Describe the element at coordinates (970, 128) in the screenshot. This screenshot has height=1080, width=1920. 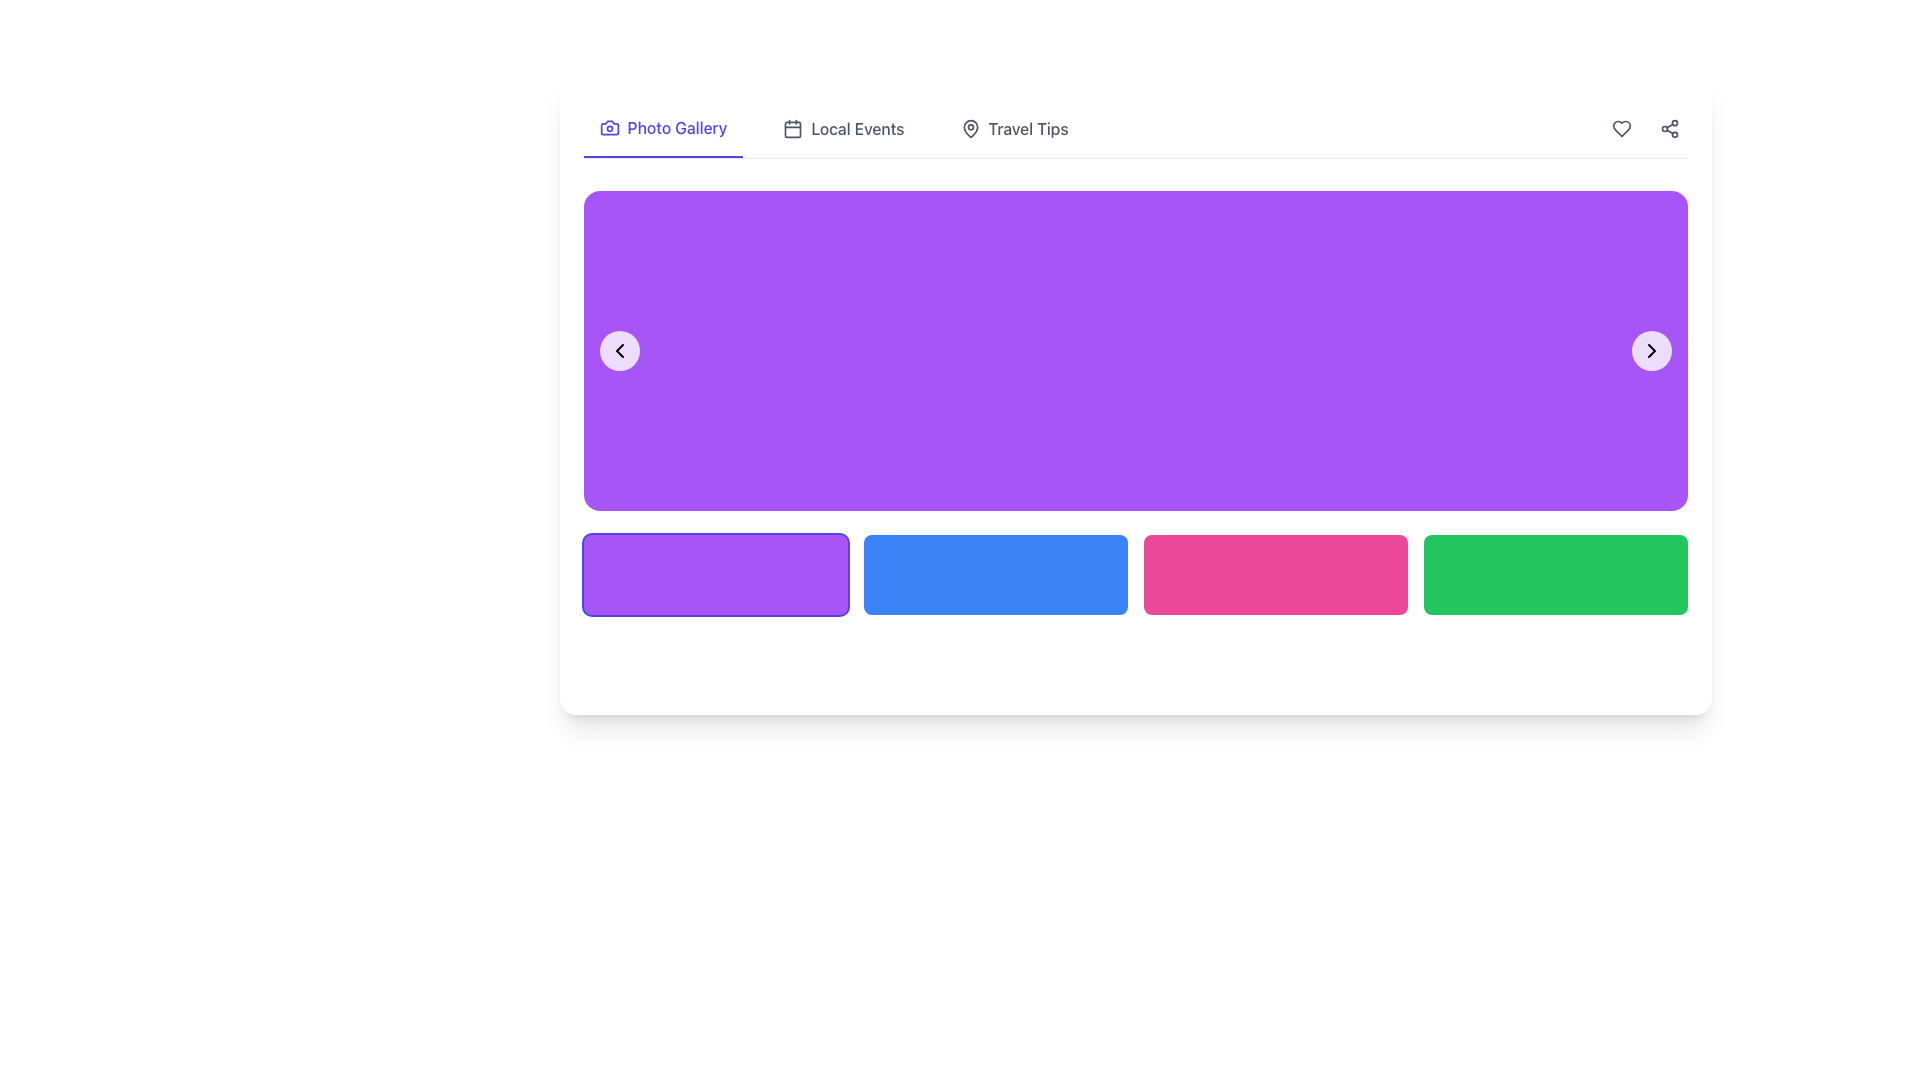
I see `the map pin icon located in the header navigation bar, adjacent to the 'Travel Tips' text` at that location.